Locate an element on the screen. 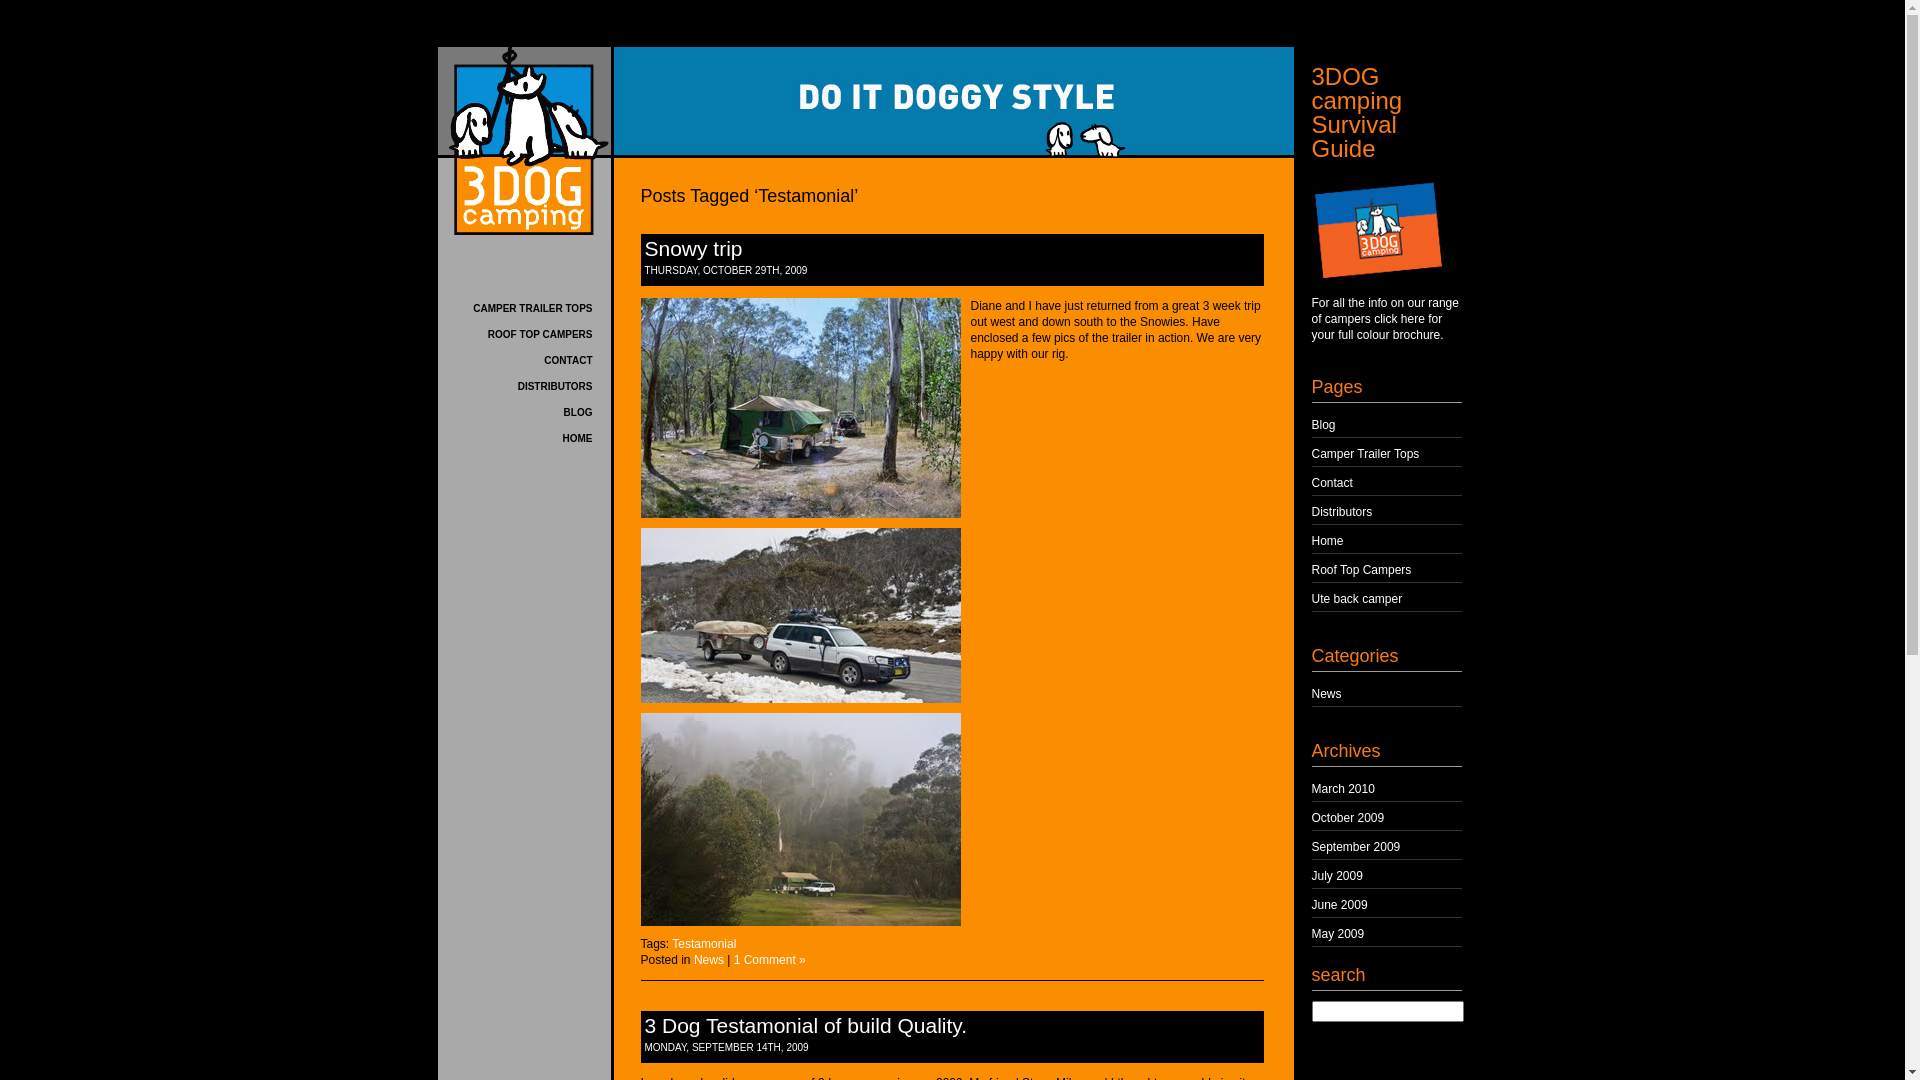 This screenshot has width=1920, height=1080. 'CAMPER TRAILER TOPS' is located at coordinates (532, 308).